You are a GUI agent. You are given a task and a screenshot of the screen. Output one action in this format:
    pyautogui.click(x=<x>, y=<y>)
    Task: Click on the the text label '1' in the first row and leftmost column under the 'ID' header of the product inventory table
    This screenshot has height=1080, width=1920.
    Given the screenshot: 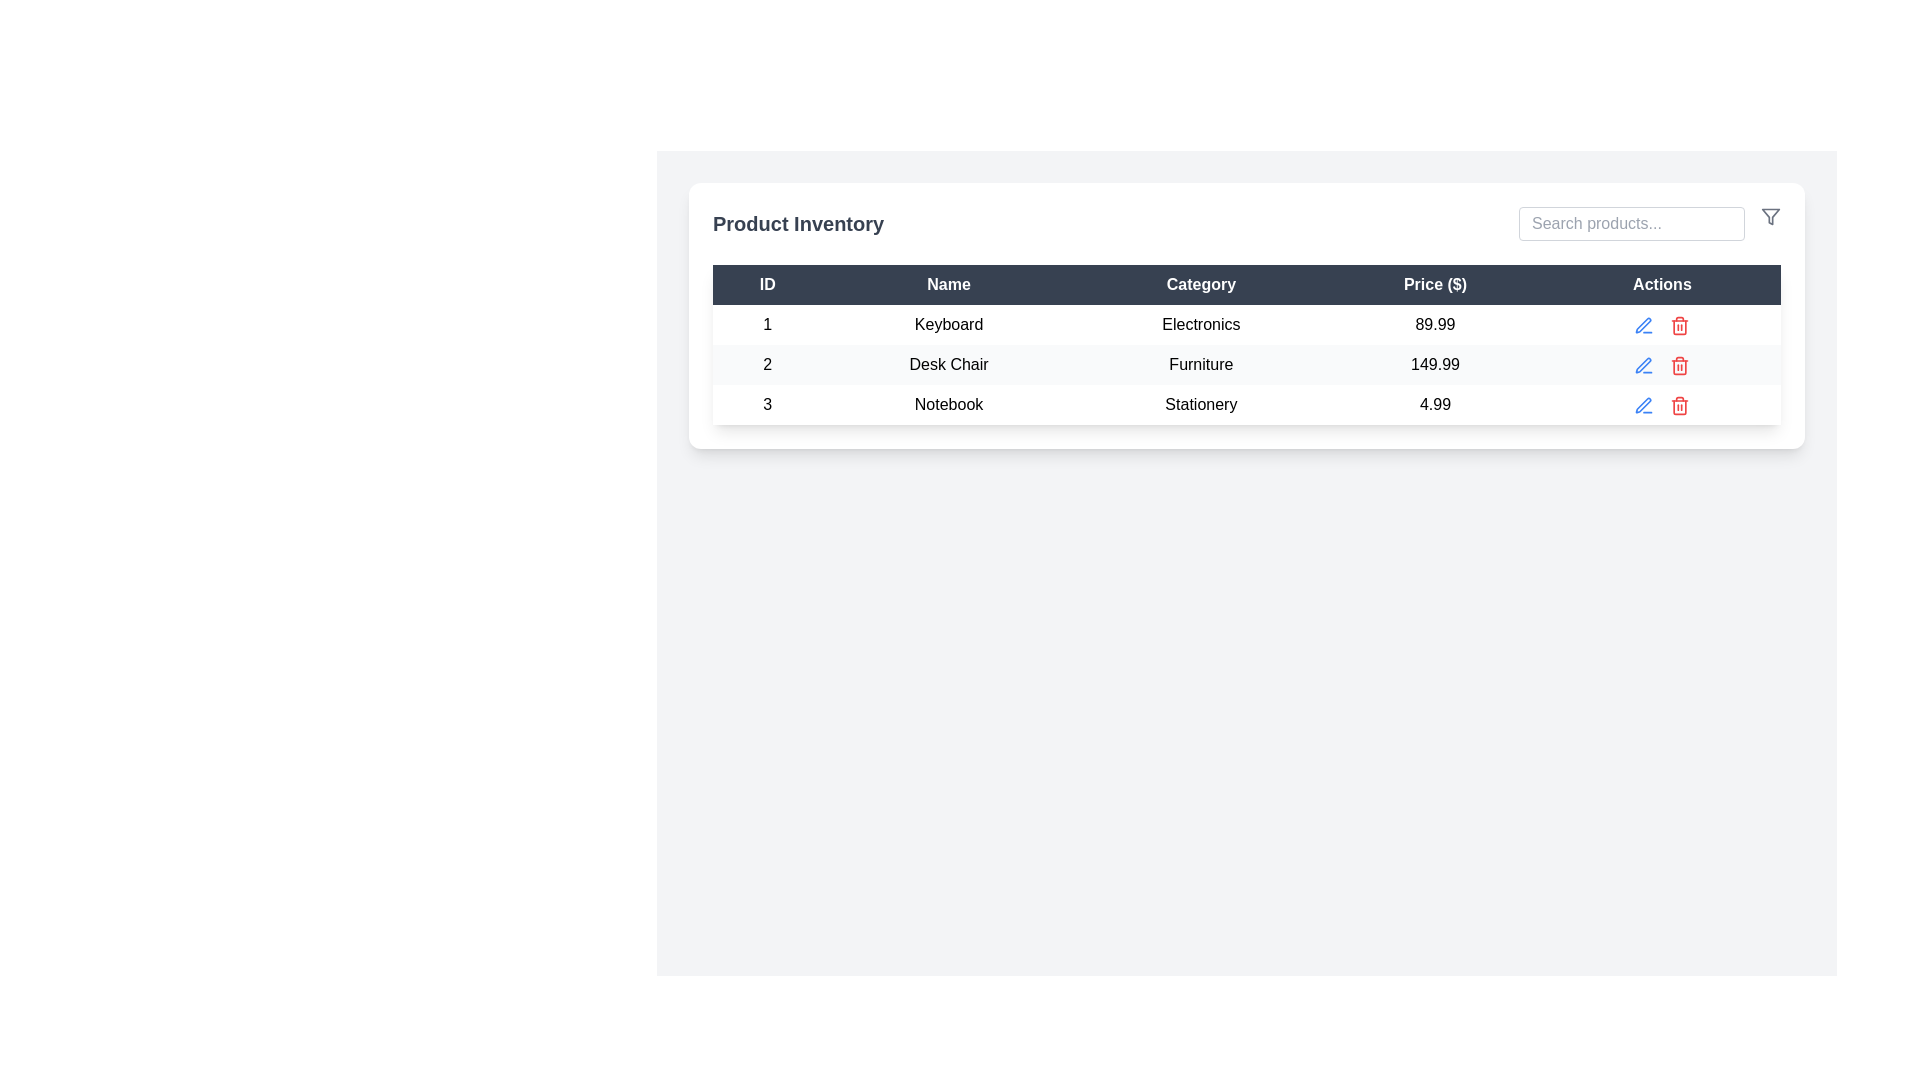 What is the action you would take?
    pyautogui.click(x=766, y=323)
    